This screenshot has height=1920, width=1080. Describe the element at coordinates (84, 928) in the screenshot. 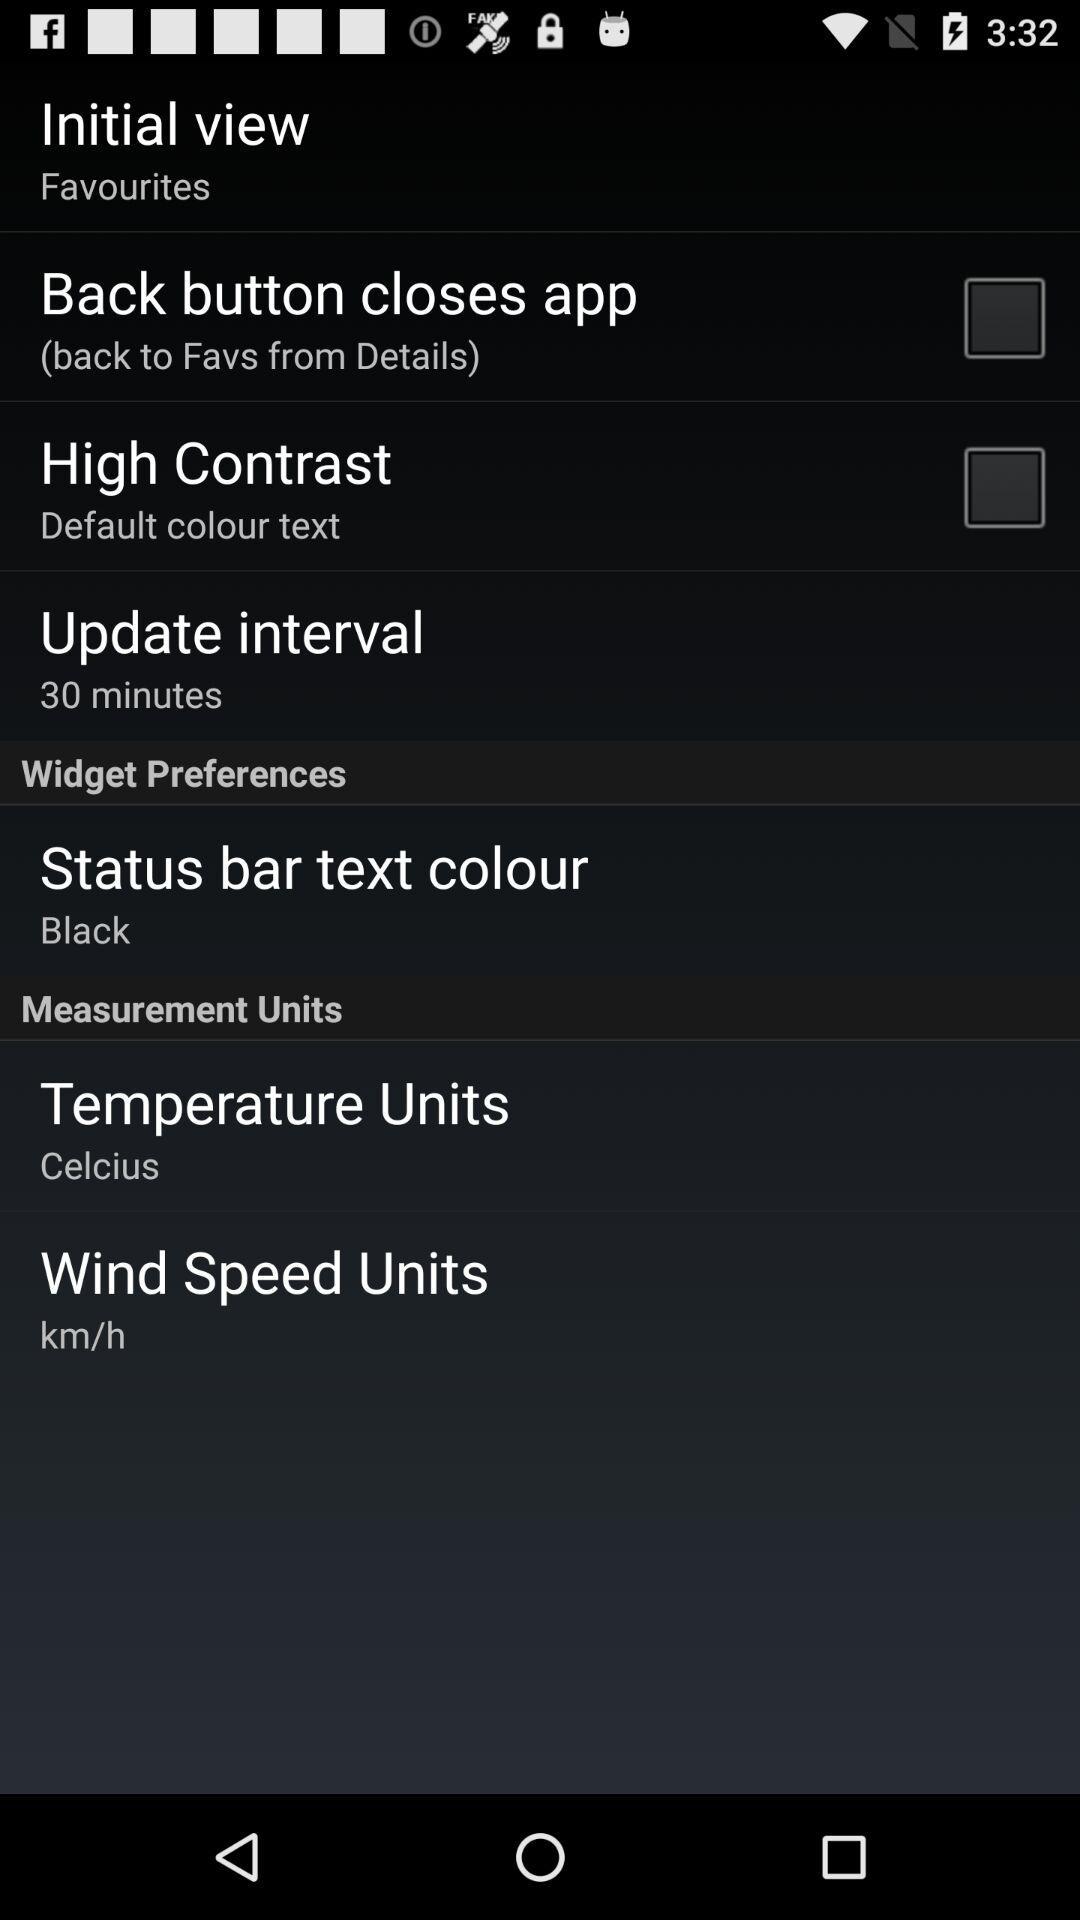

I see `the black item` at that location.